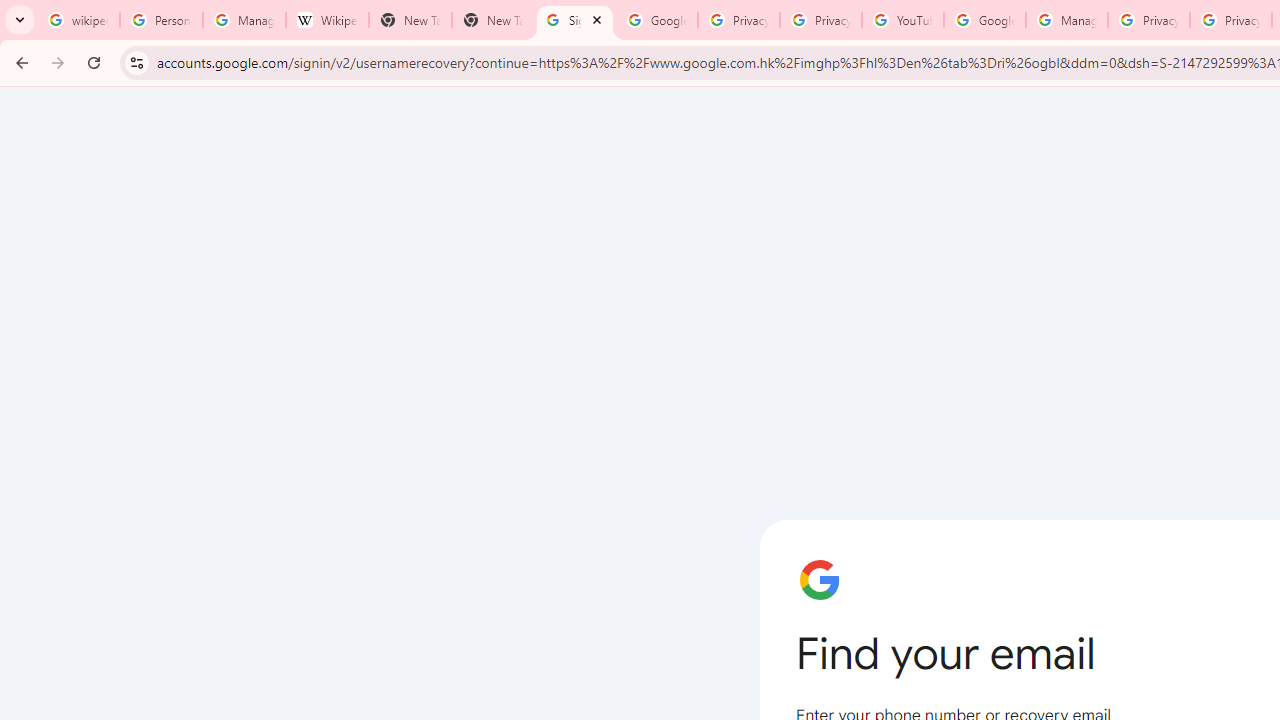 The width and height of the screenshot is (1280, 720). What do you see at coordinates (573, 20) in the screenshot?
I see `'Sign in - Google Accounts'` at bounding box center [573, 20].